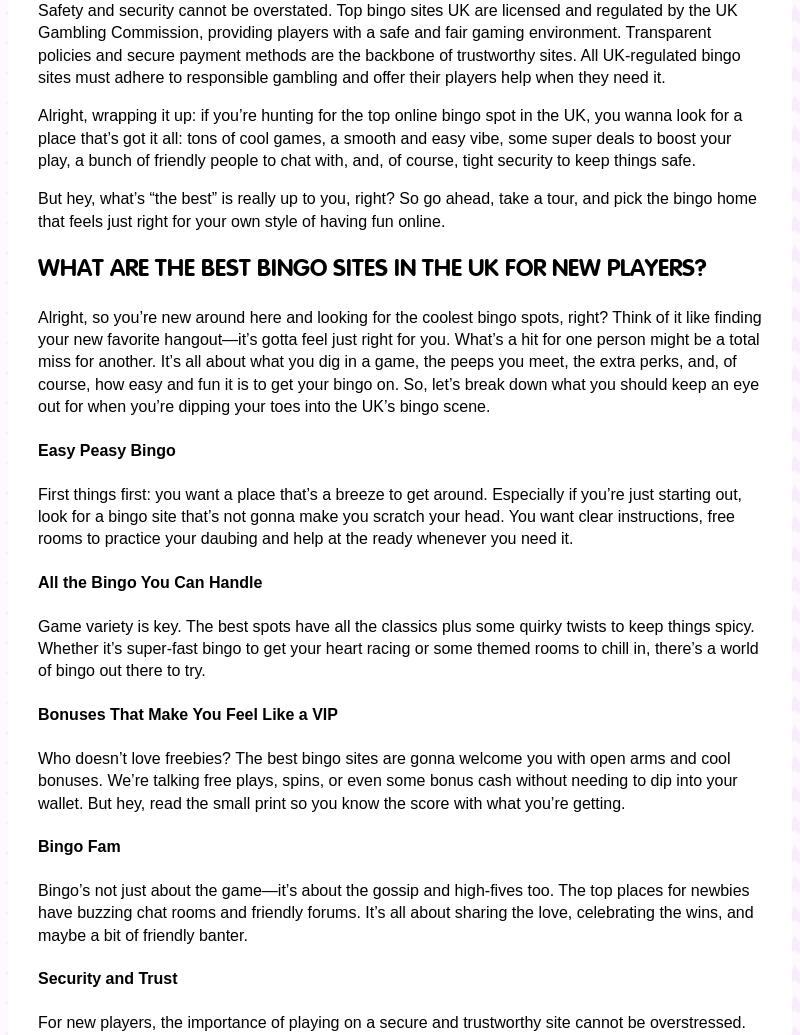  Describe the element at coordinates (37, 778) in the screenshot. I see `'Who doesn’t love freebies? The best bingo sites are gonna welcome you with open arms and cool bonuses. We’re talking free plays, spins, or even some bonus cash without needing to dip into your wallet. But hey, read the small print so you know the score with what you’re getting.'` at that location.